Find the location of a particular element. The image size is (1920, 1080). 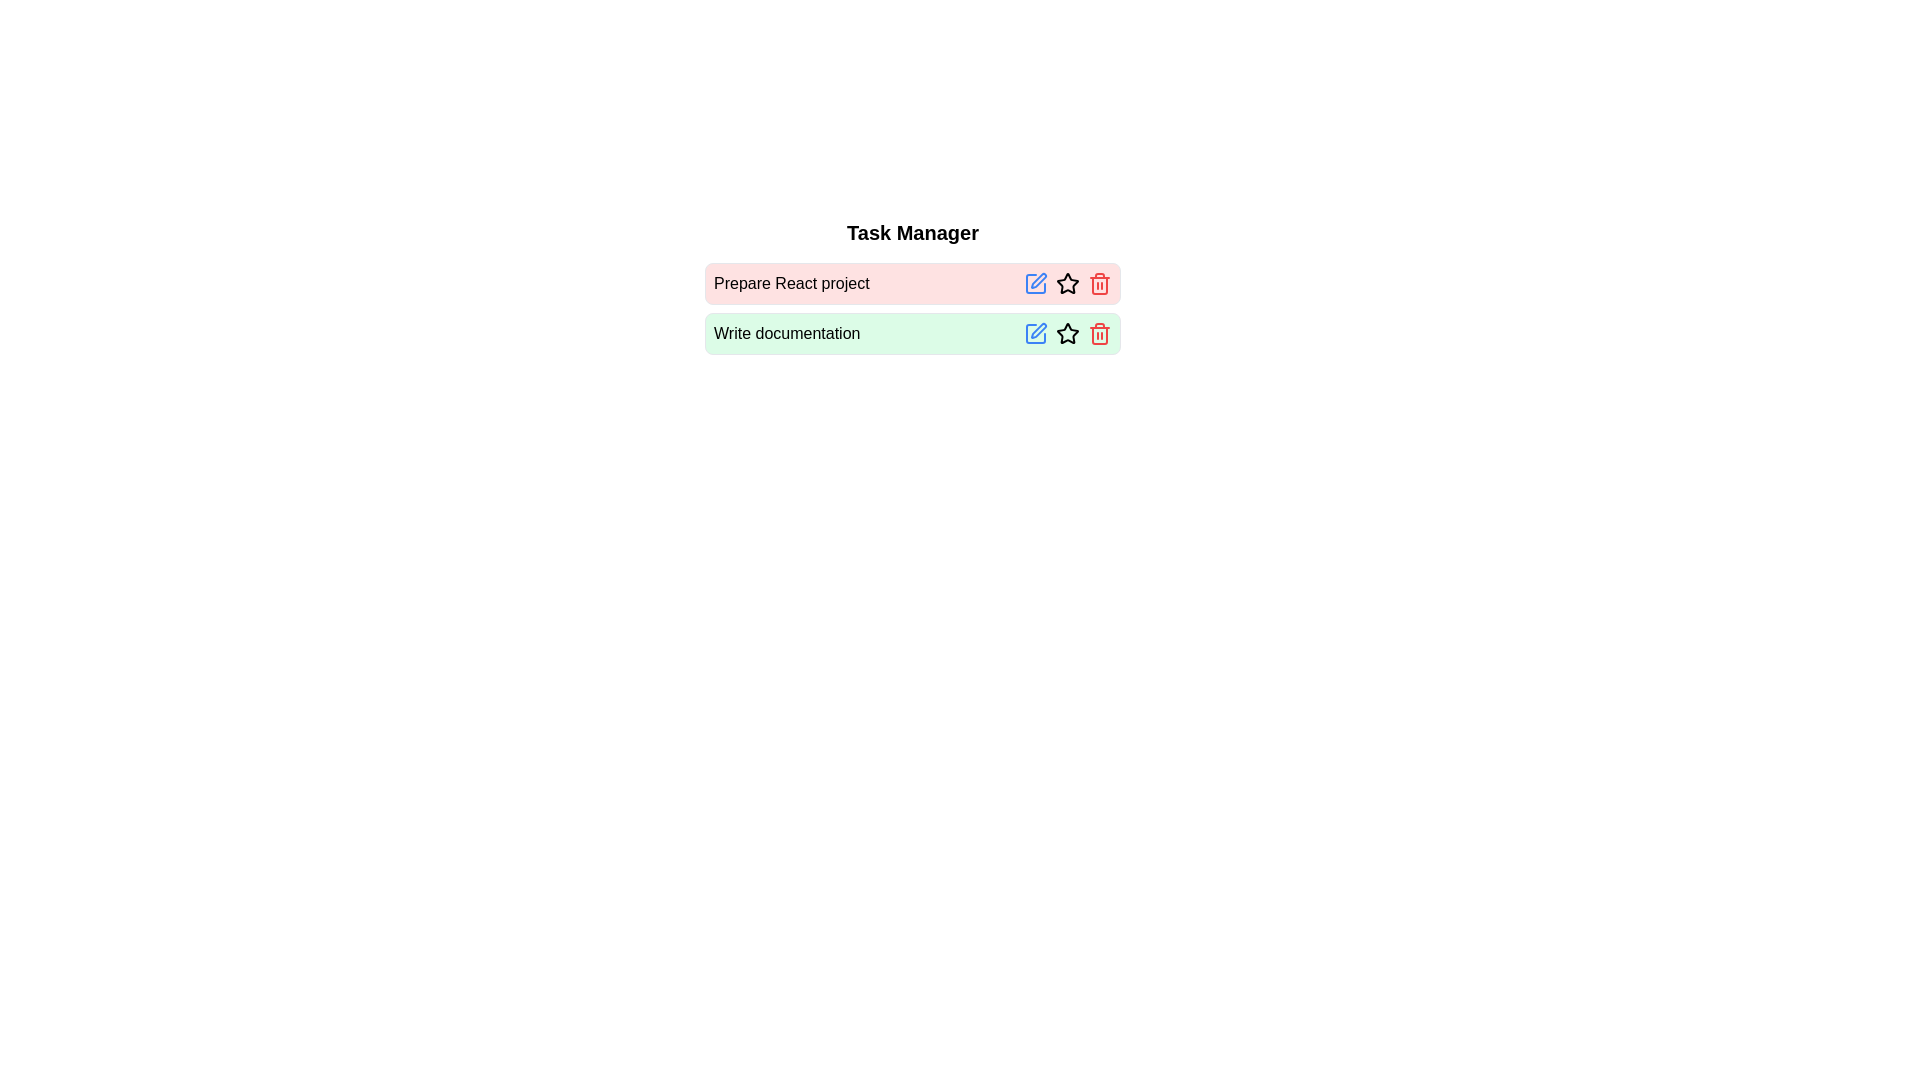

the star icon, which is the rightmost icon in the row for 'Prepare React project,' is located at coordinates (1067, 283).